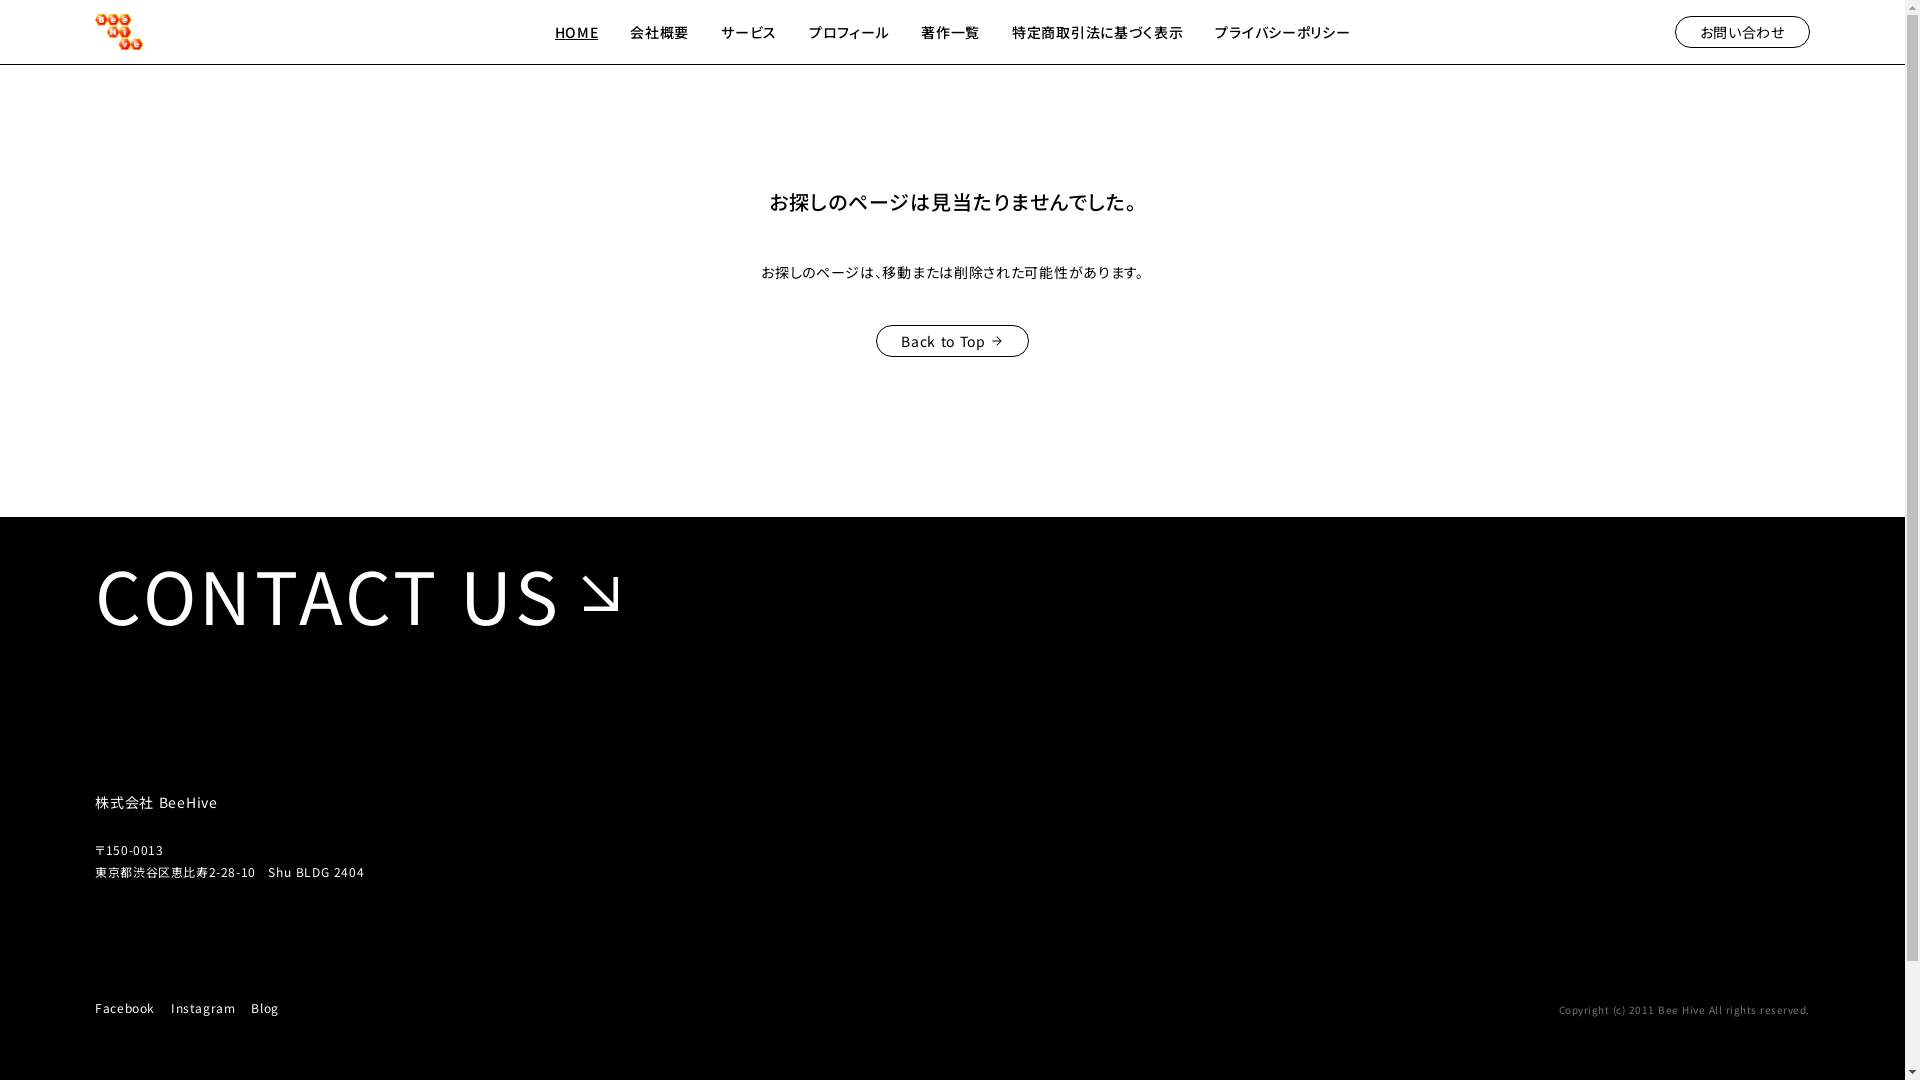 The height and width of the screenshot is (1080, 1920). I want to click on 'CONTACT US', so click(365, 593).